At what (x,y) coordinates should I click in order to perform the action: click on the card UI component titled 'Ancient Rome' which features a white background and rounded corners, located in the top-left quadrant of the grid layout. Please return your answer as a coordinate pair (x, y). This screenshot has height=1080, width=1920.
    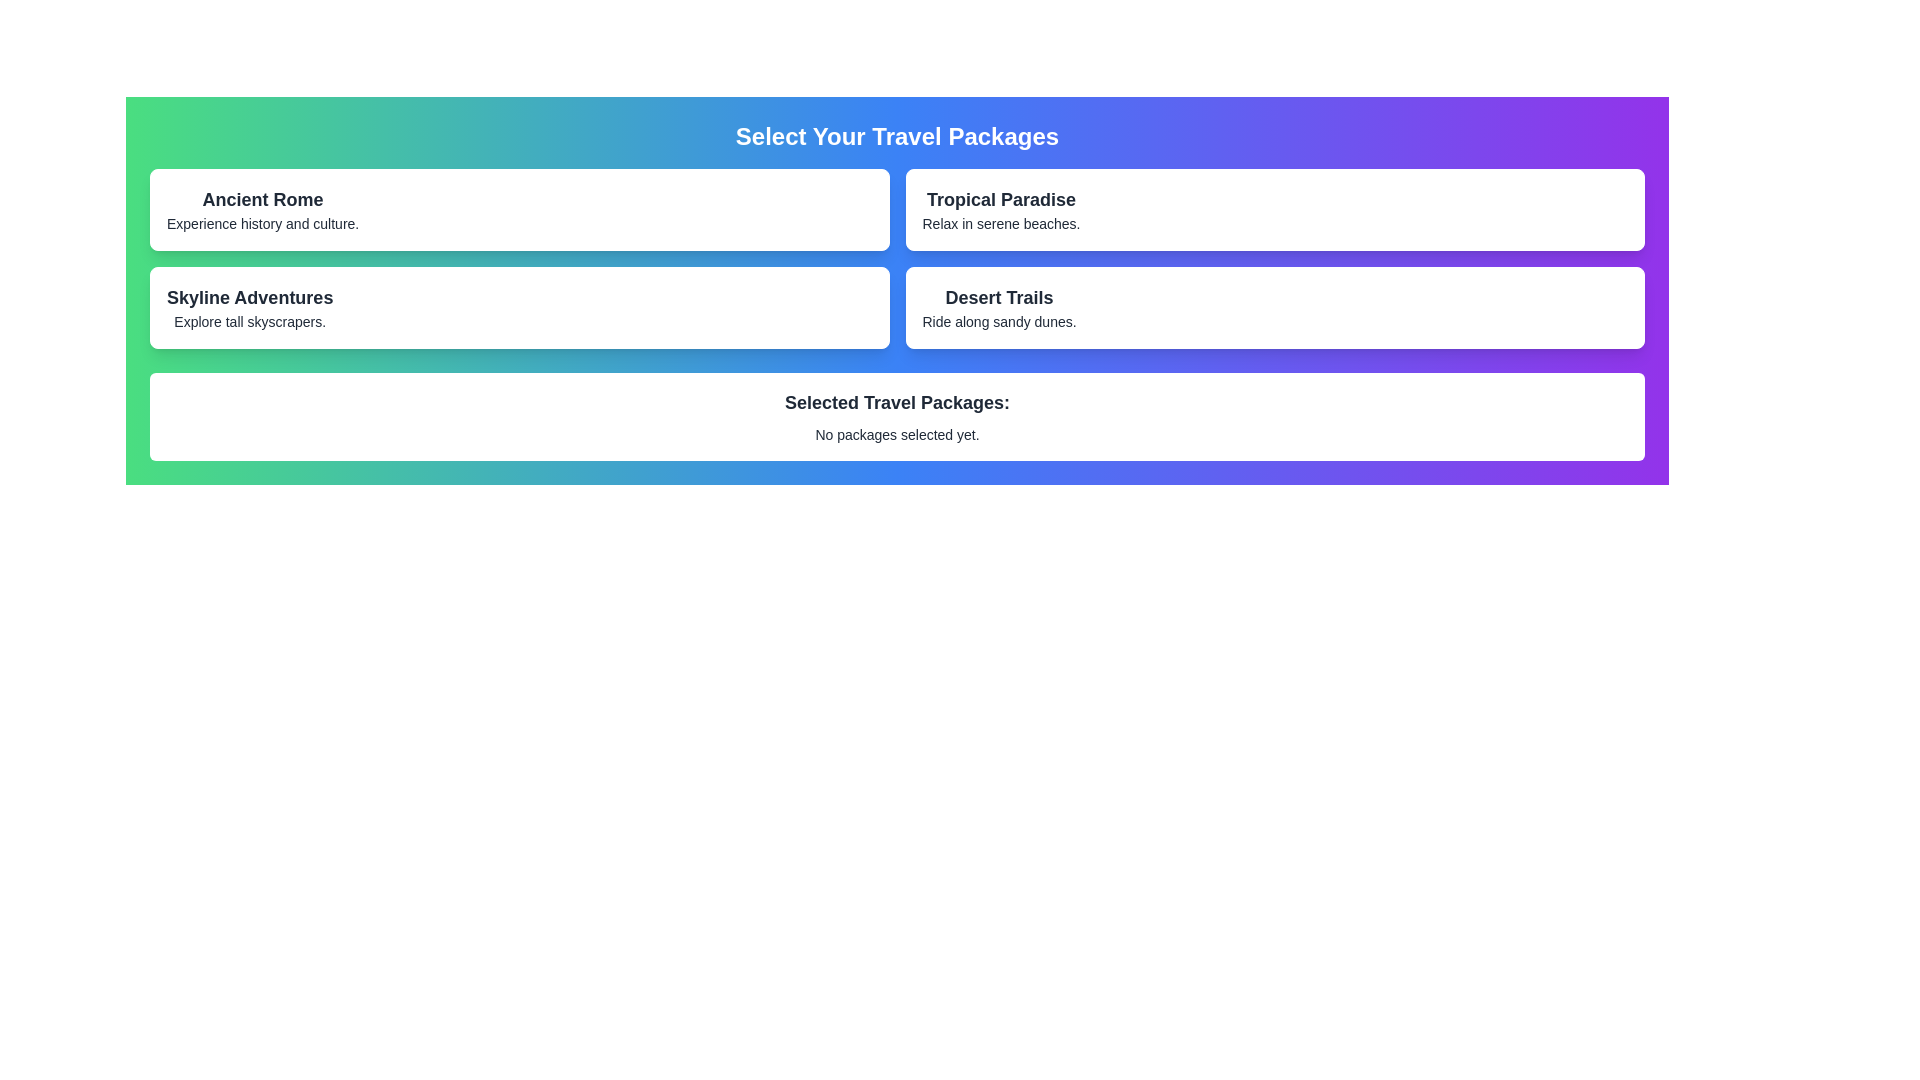
    Looking at the image, I should click on (519, 209).